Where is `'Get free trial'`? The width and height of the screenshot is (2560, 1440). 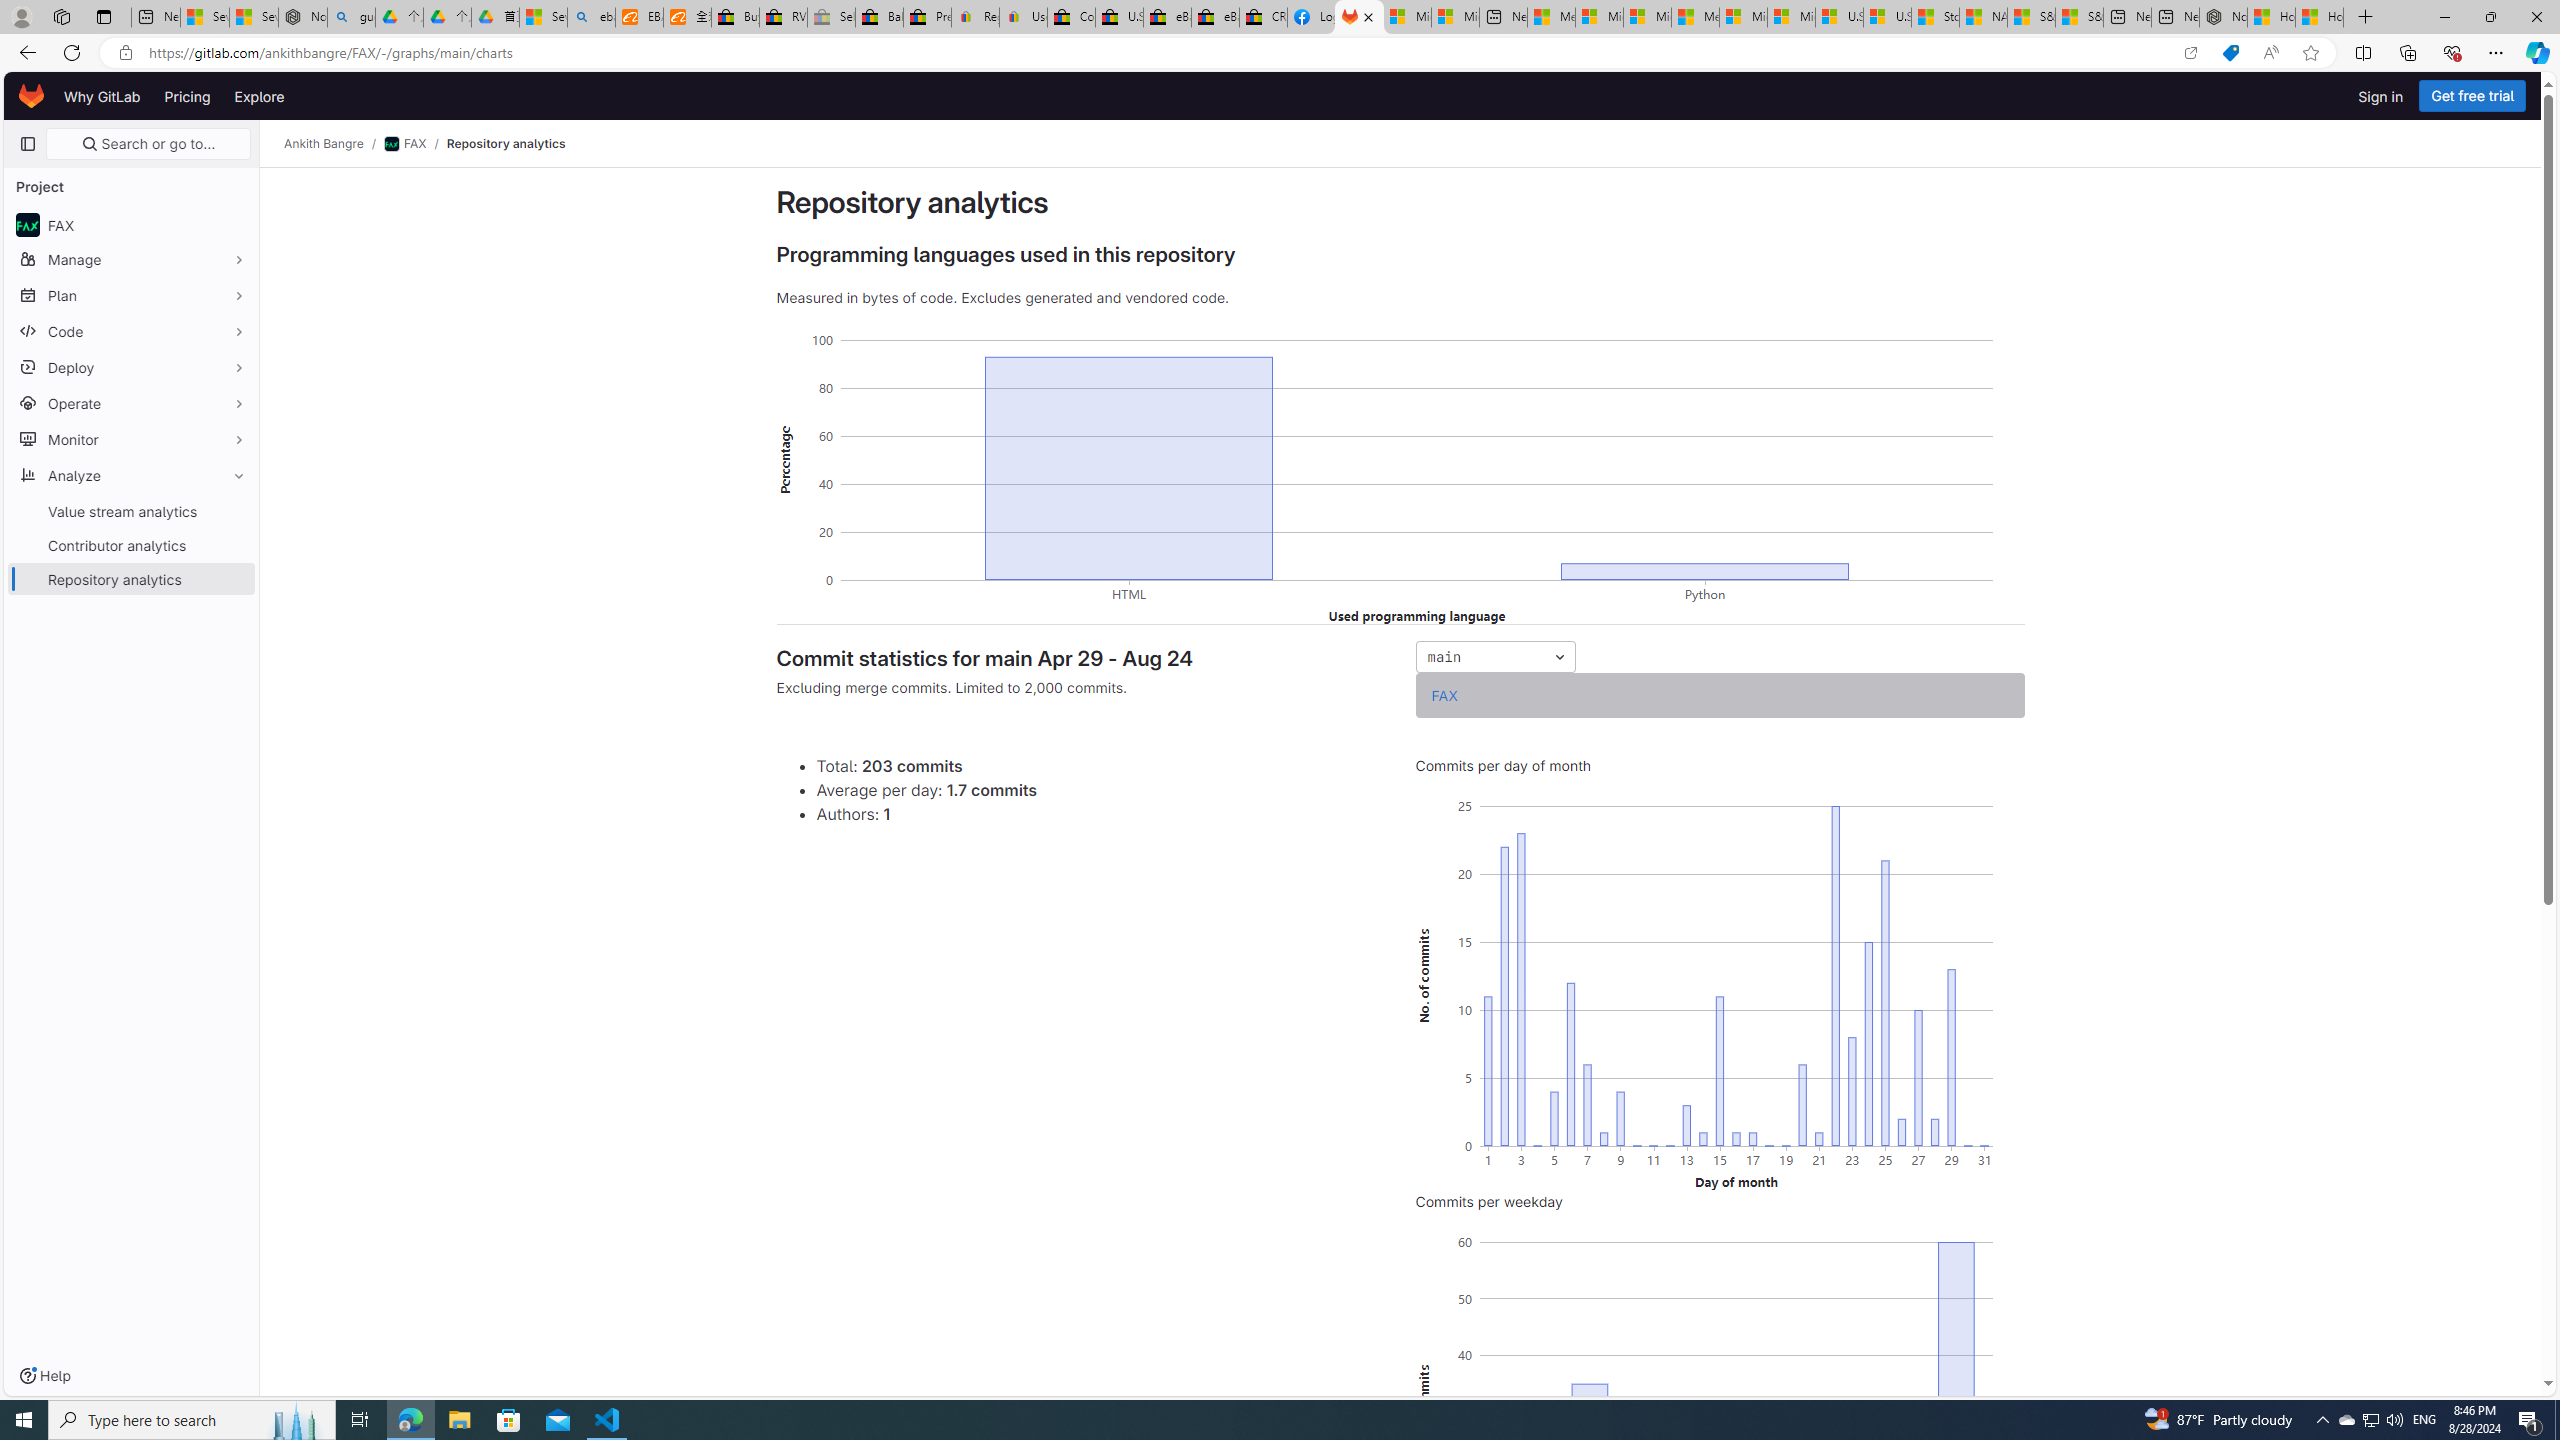 'Get free trial' is located at coordinates (2471, 95).